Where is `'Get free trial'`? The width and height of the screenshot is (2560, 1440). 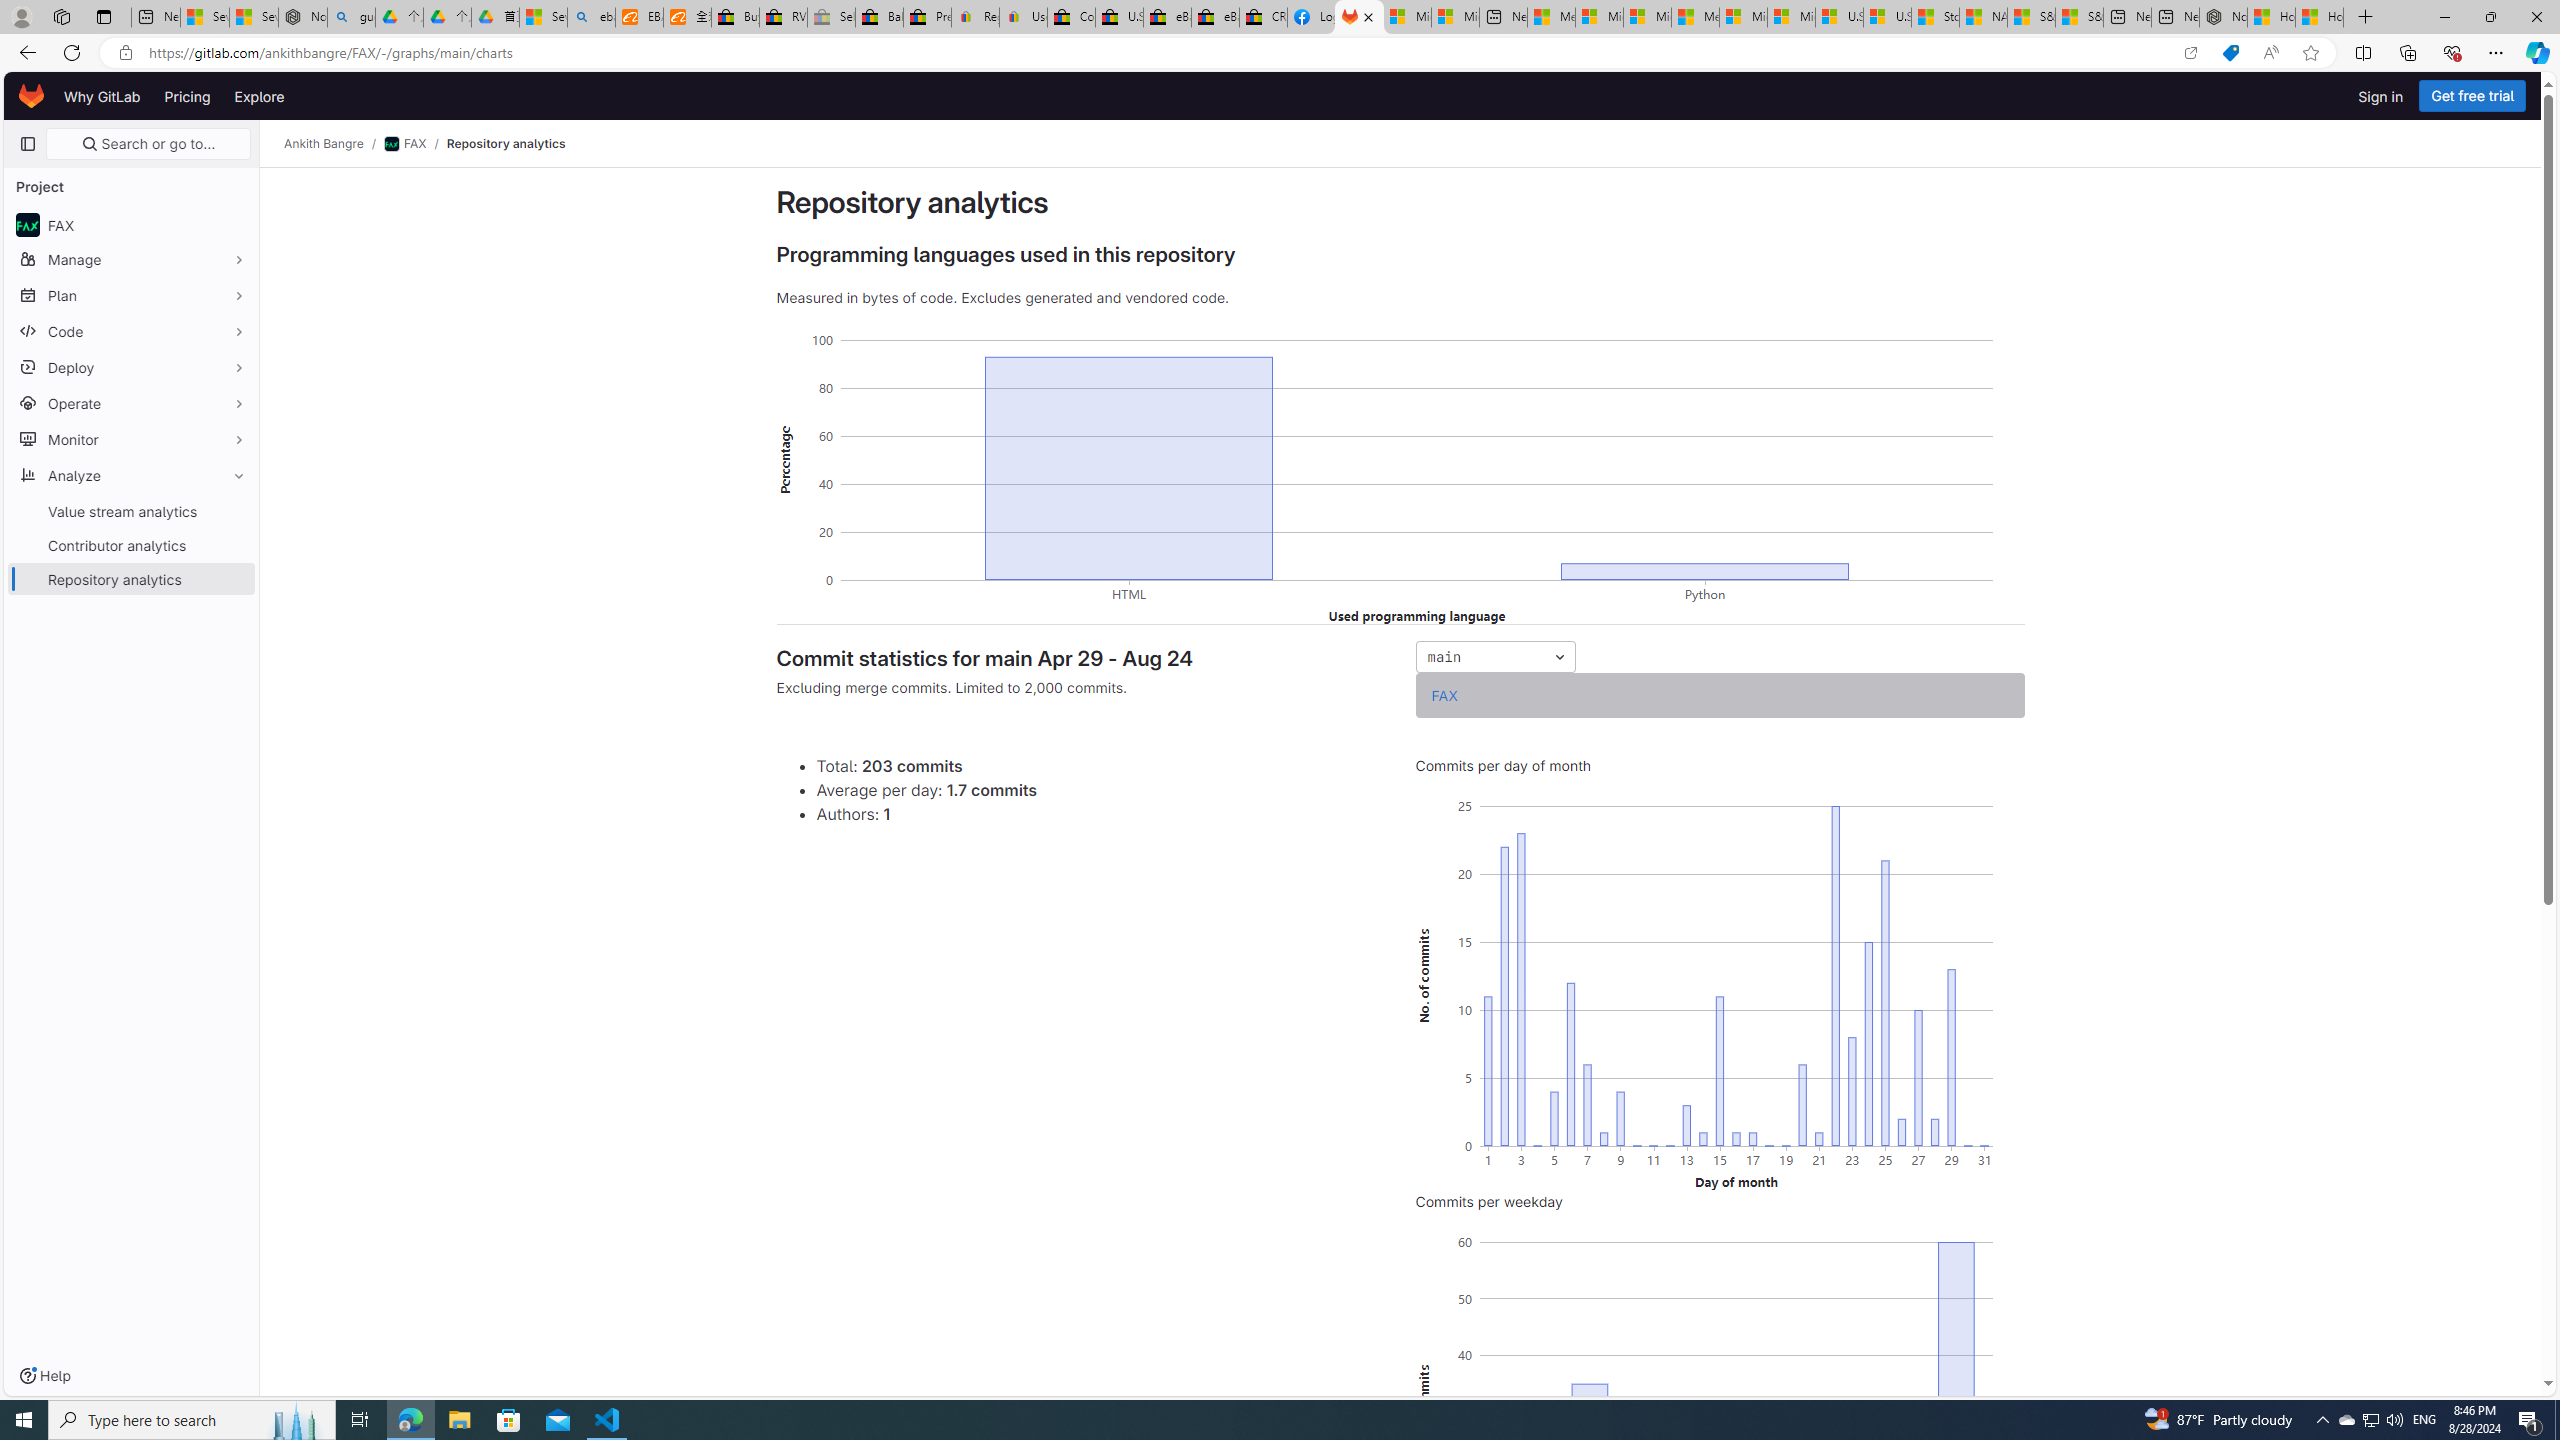 'Get free trial' is located at coordinates (2471, 95).